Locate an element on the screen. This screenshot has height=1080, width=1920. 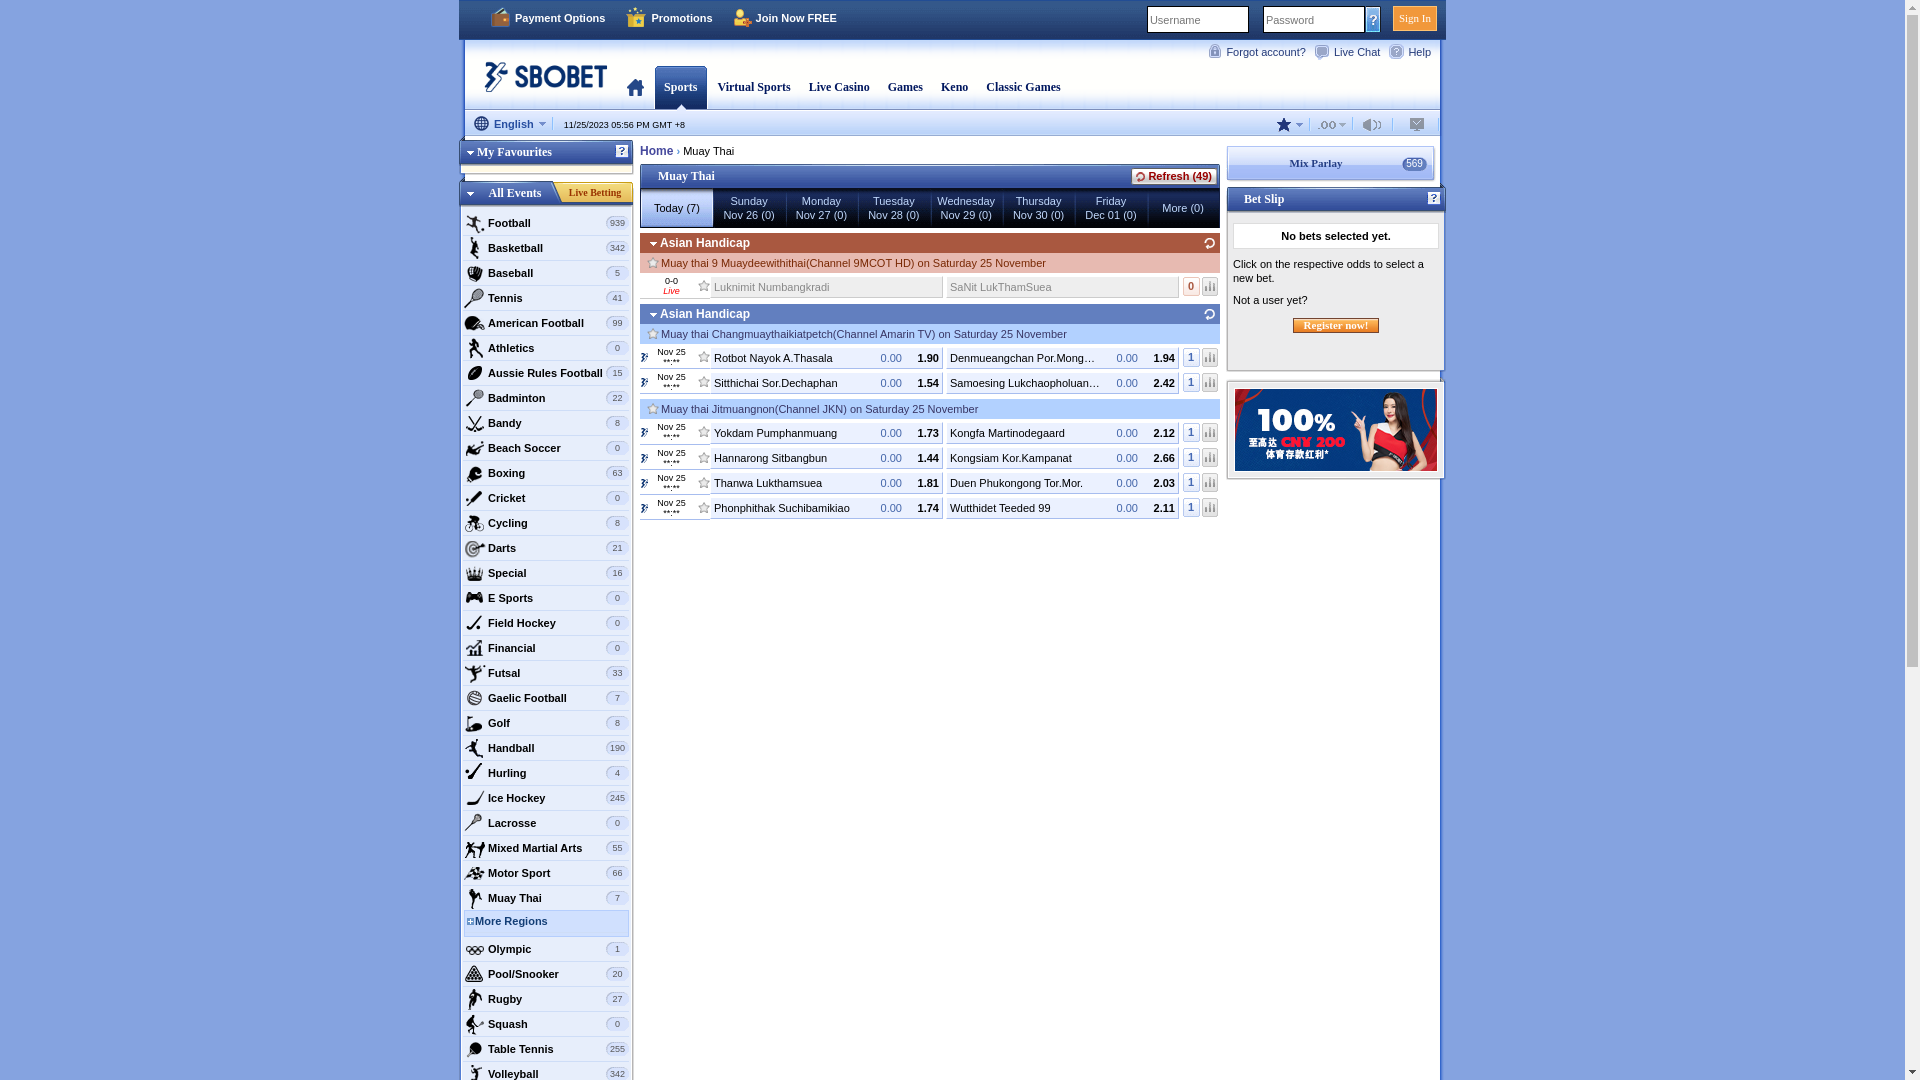
'No statistics available' is located at coordinates (1208, 286).